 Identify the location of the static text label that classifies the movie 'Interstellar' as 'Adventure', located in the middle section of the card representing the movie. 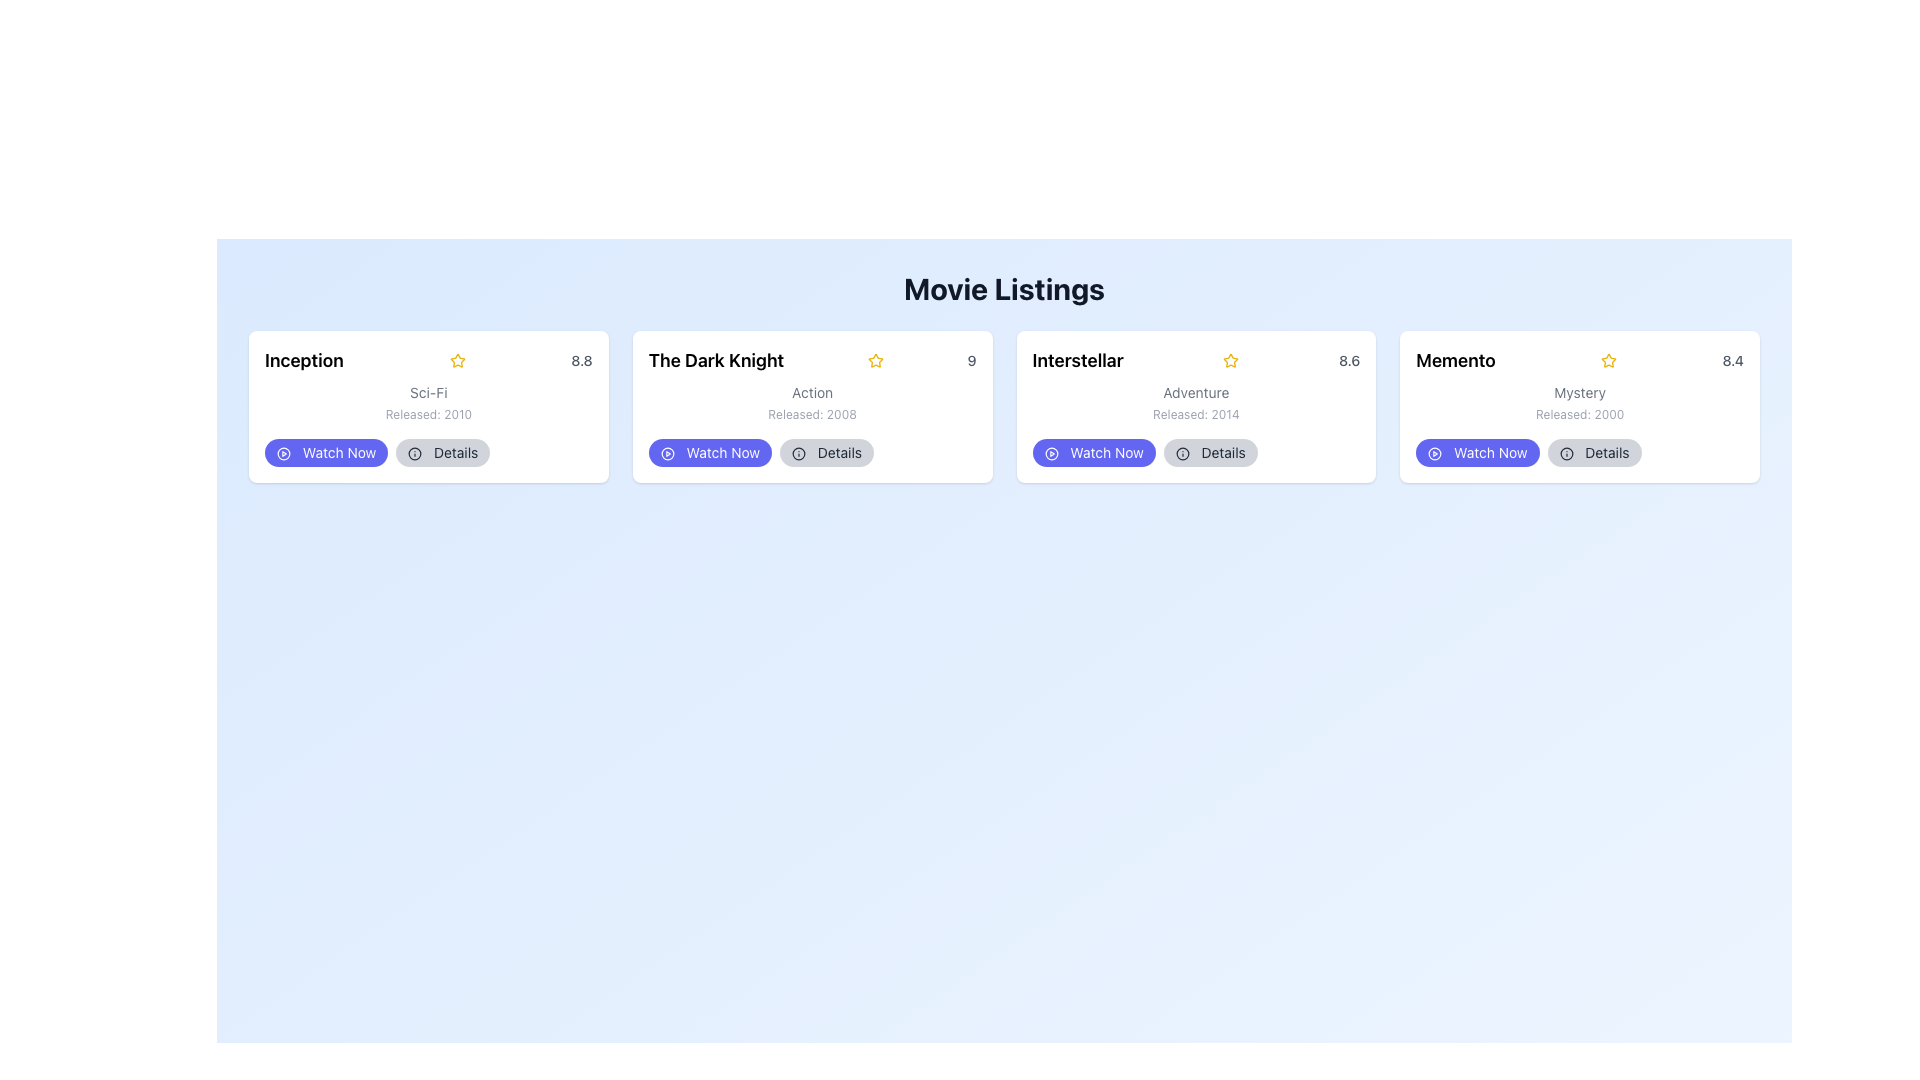
(1196, 393).